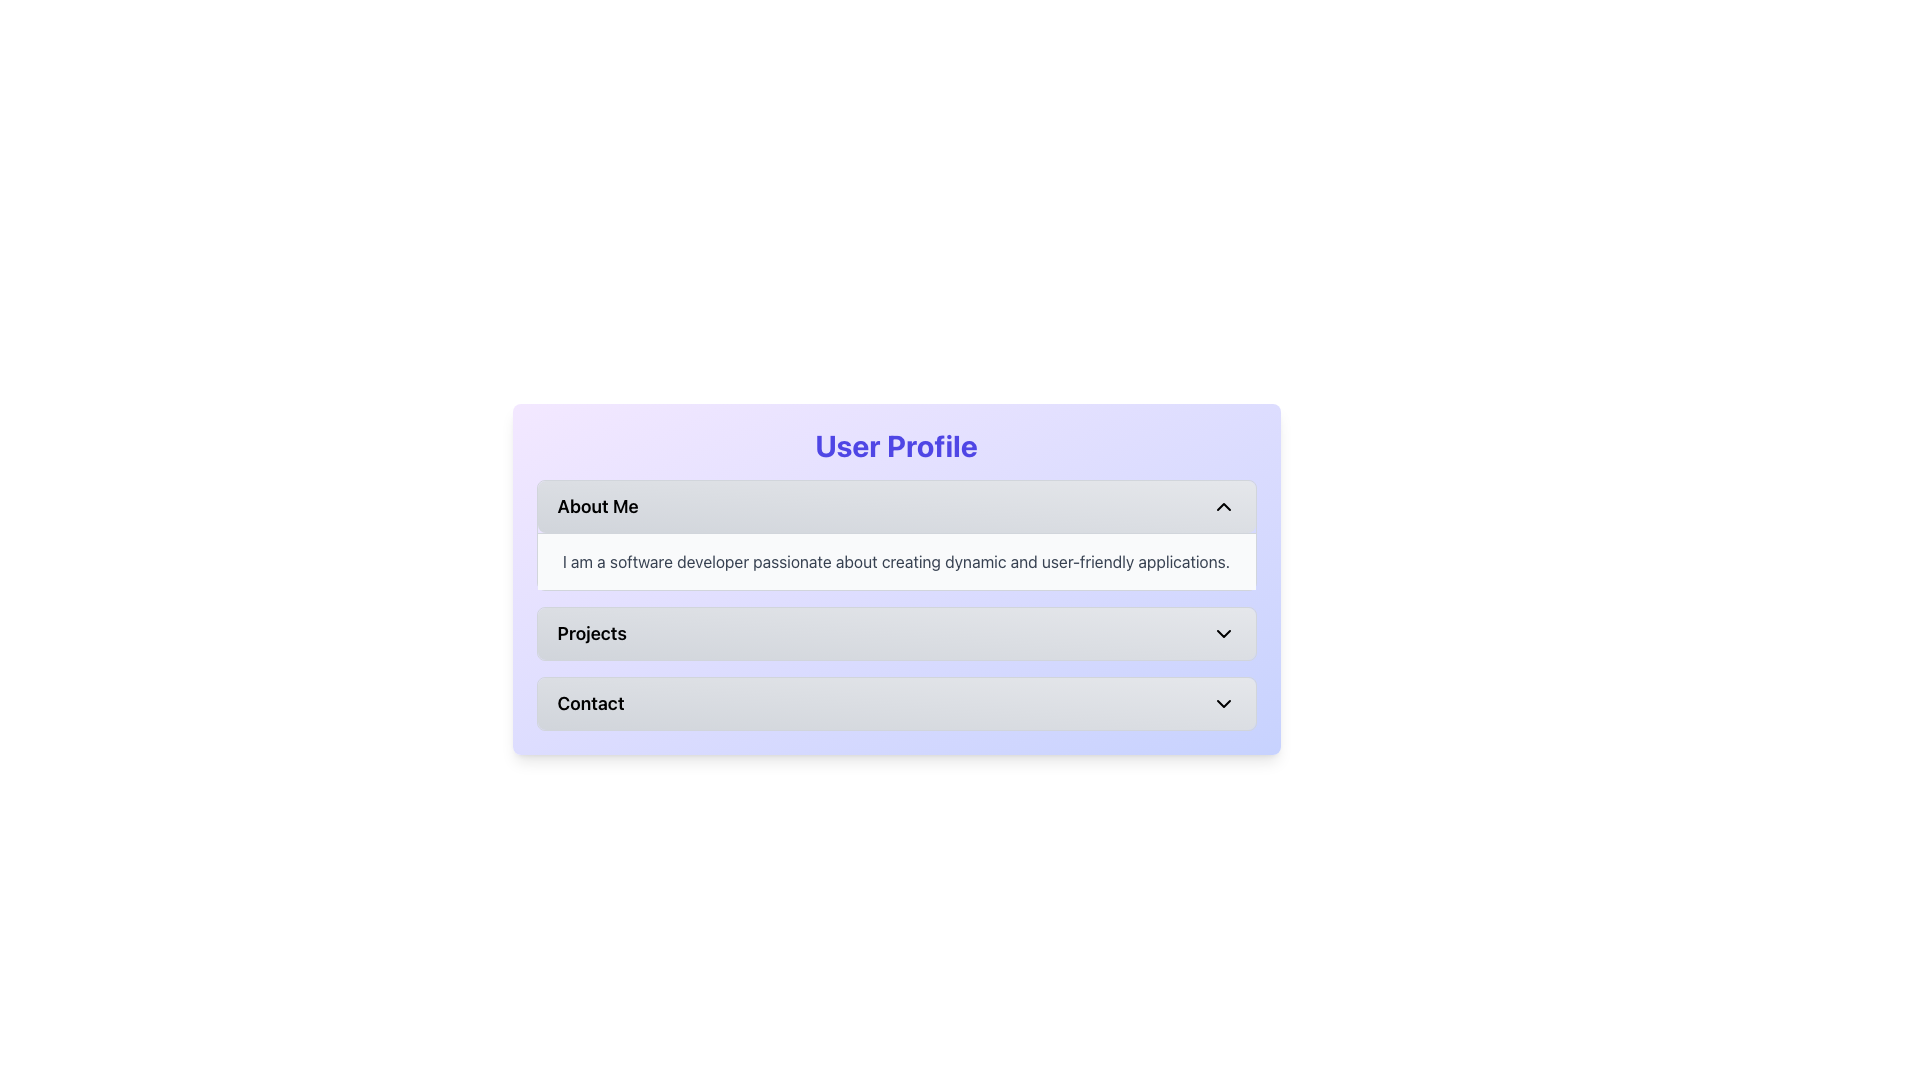 This screenshot has height=1080, width=1920. I want to click on the 'Projects' collapsible button within the 'User Profile' section, so click(895, 633).